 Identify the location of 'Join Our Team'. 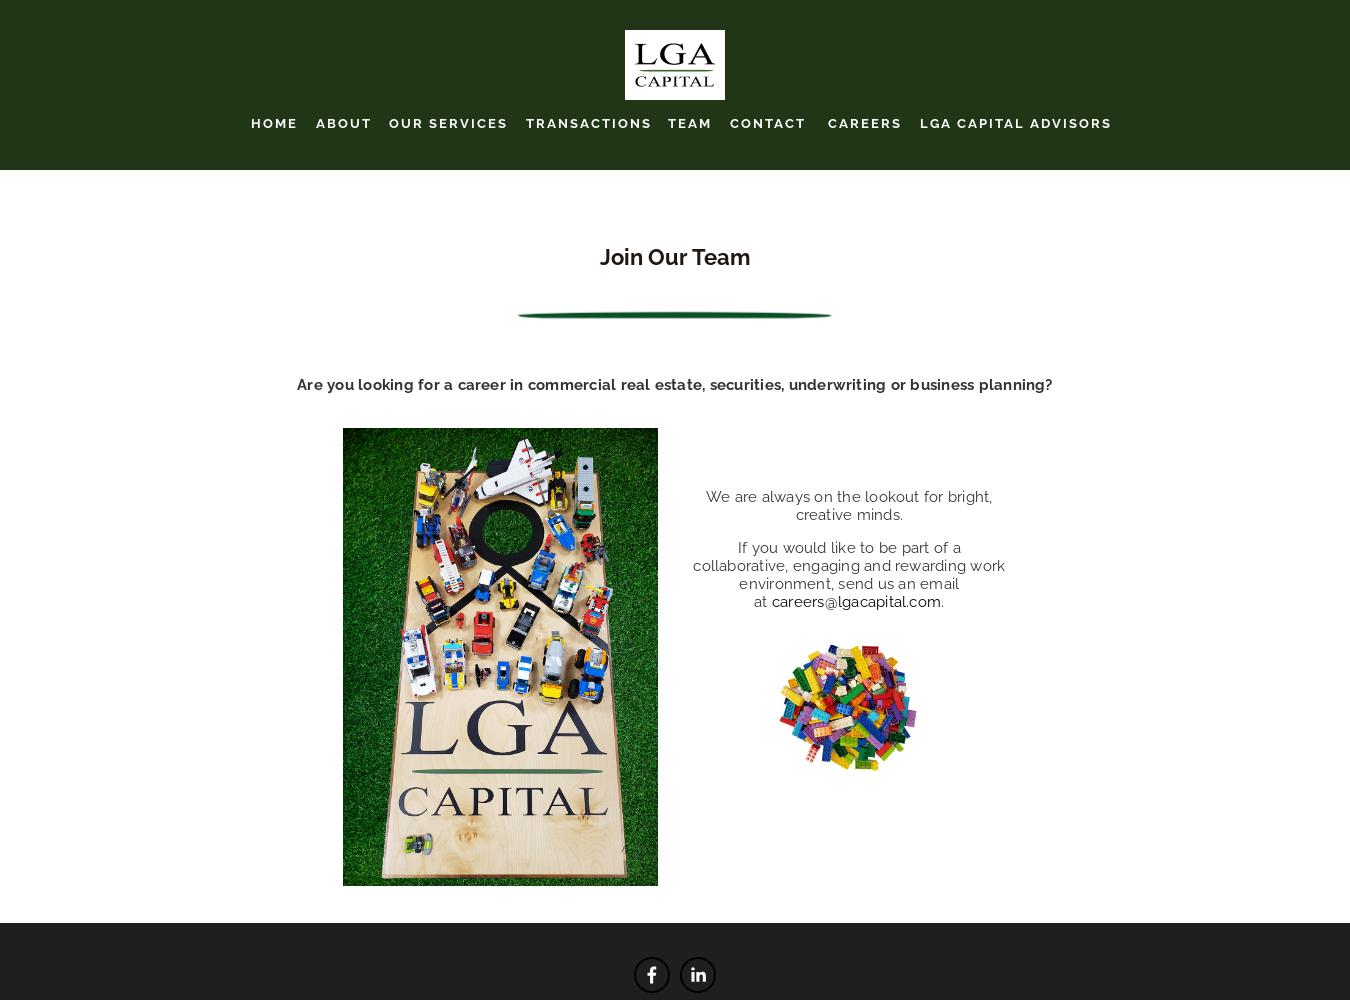
(599, 256).